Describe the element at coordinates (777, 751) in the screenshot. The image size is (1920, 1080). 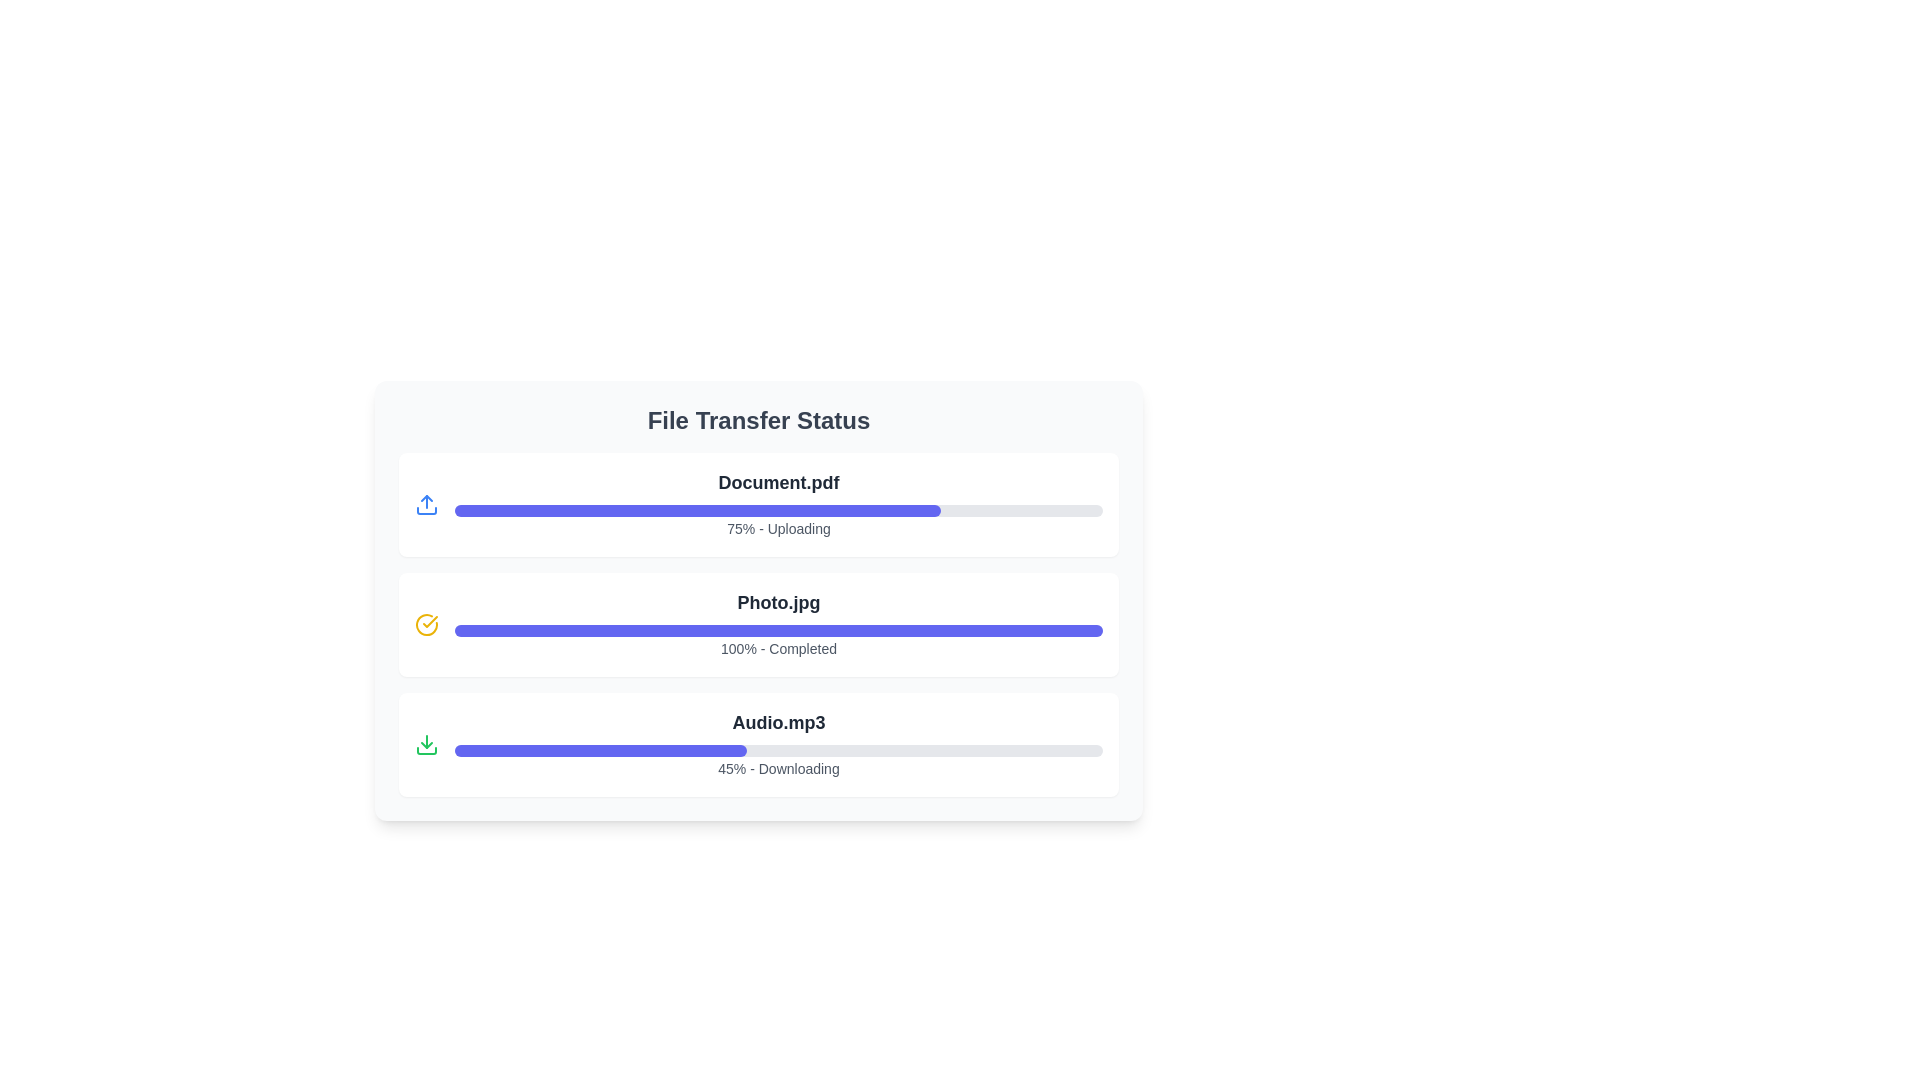
I see `the progress bar element indicating 45% completion that is located beneath the text 'Audio.mp3' and precedes the percentage display text '45% - Downloading'` at that location.